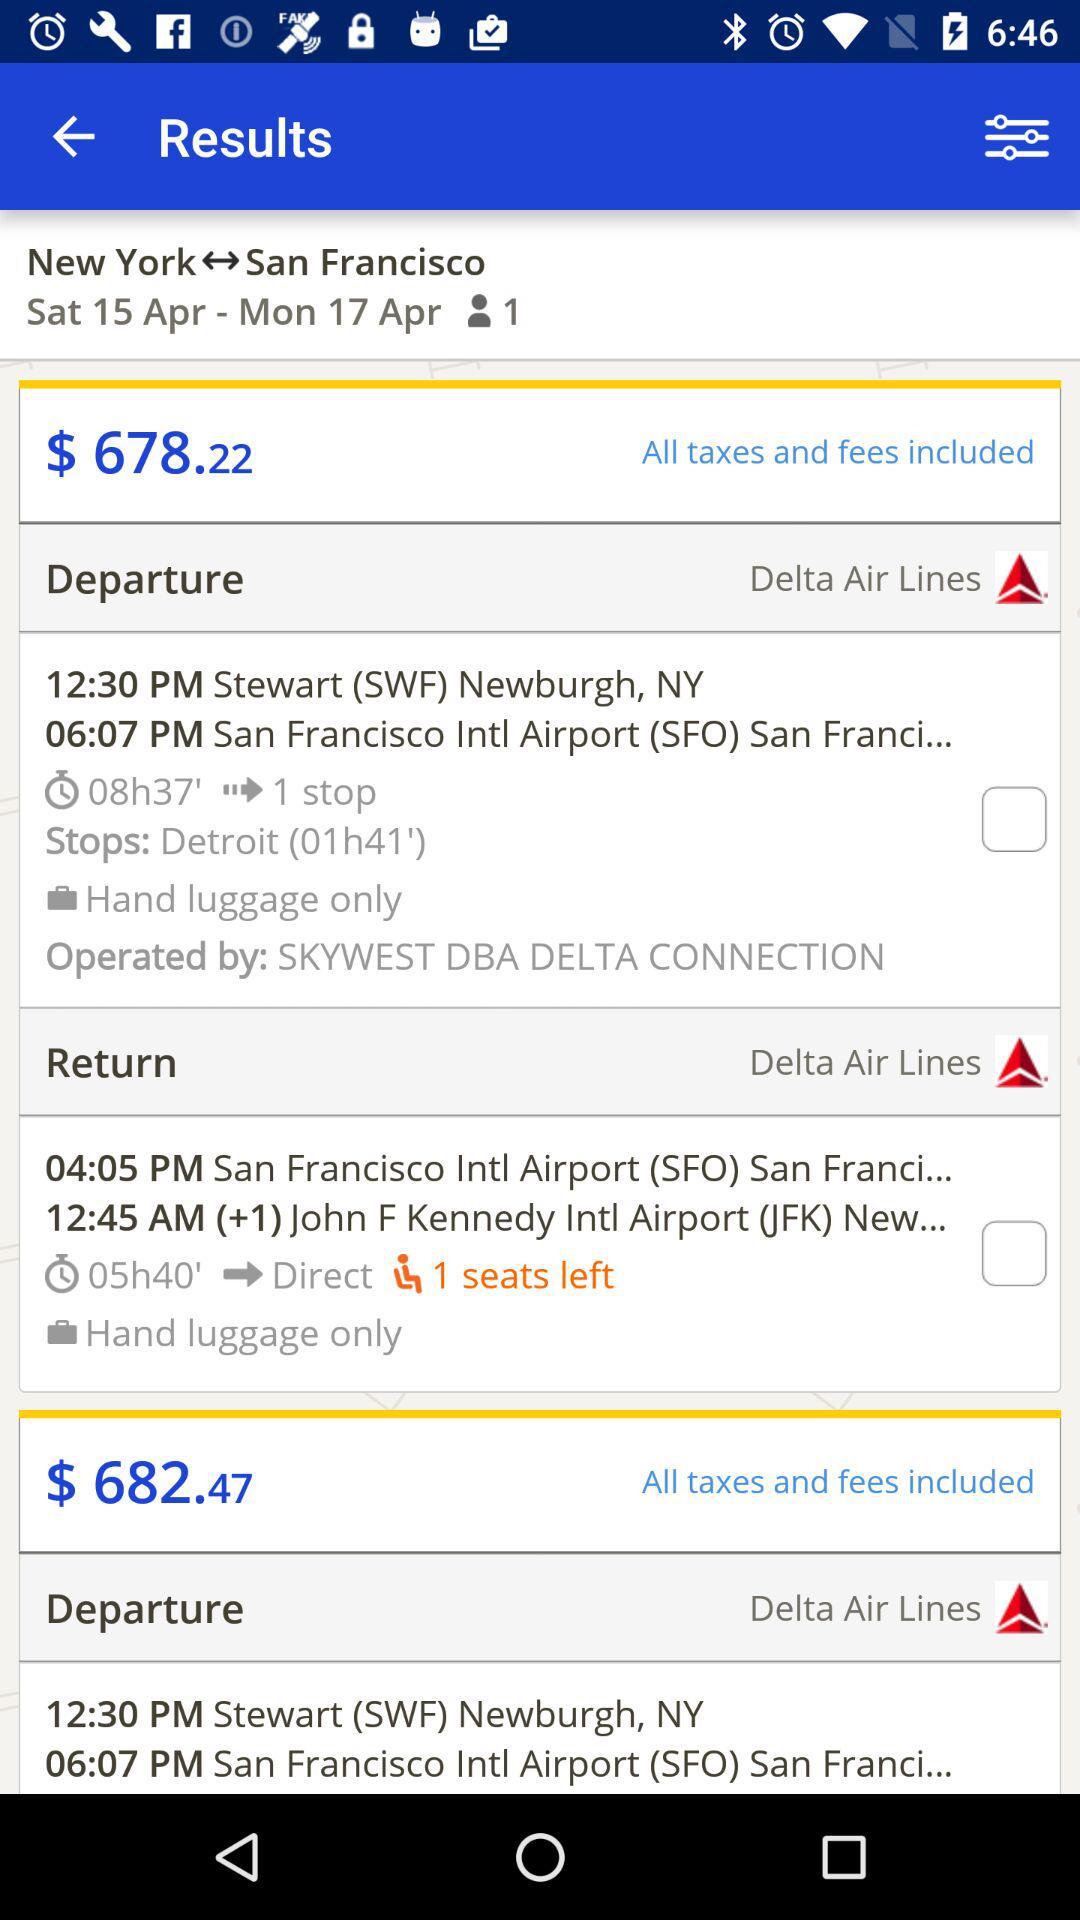 This screenshot has height=1920, width=1080. What do you see at coordinates (72, 135) in the screenshot?
I see `the icon next to the results item` at bounding box center [72, 135].